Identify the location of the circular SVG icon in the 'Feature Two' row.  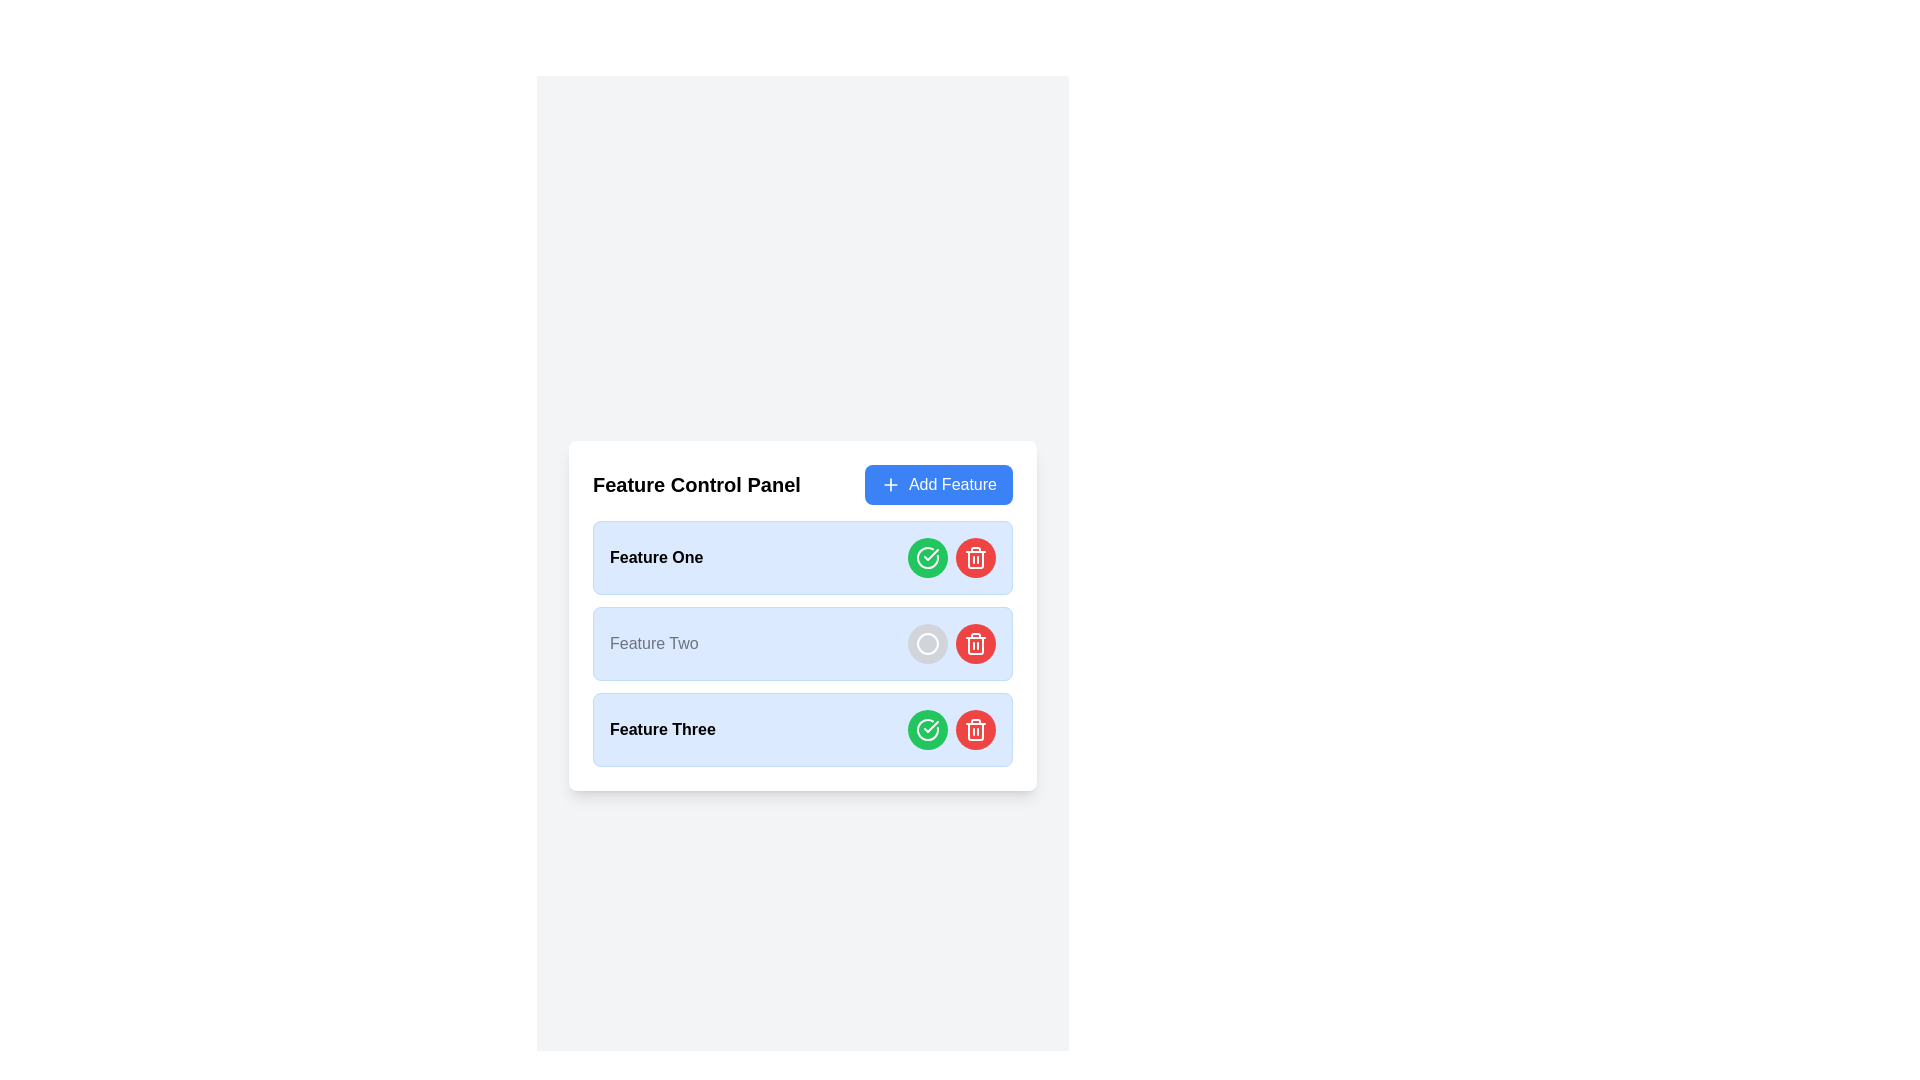
(926, 644).